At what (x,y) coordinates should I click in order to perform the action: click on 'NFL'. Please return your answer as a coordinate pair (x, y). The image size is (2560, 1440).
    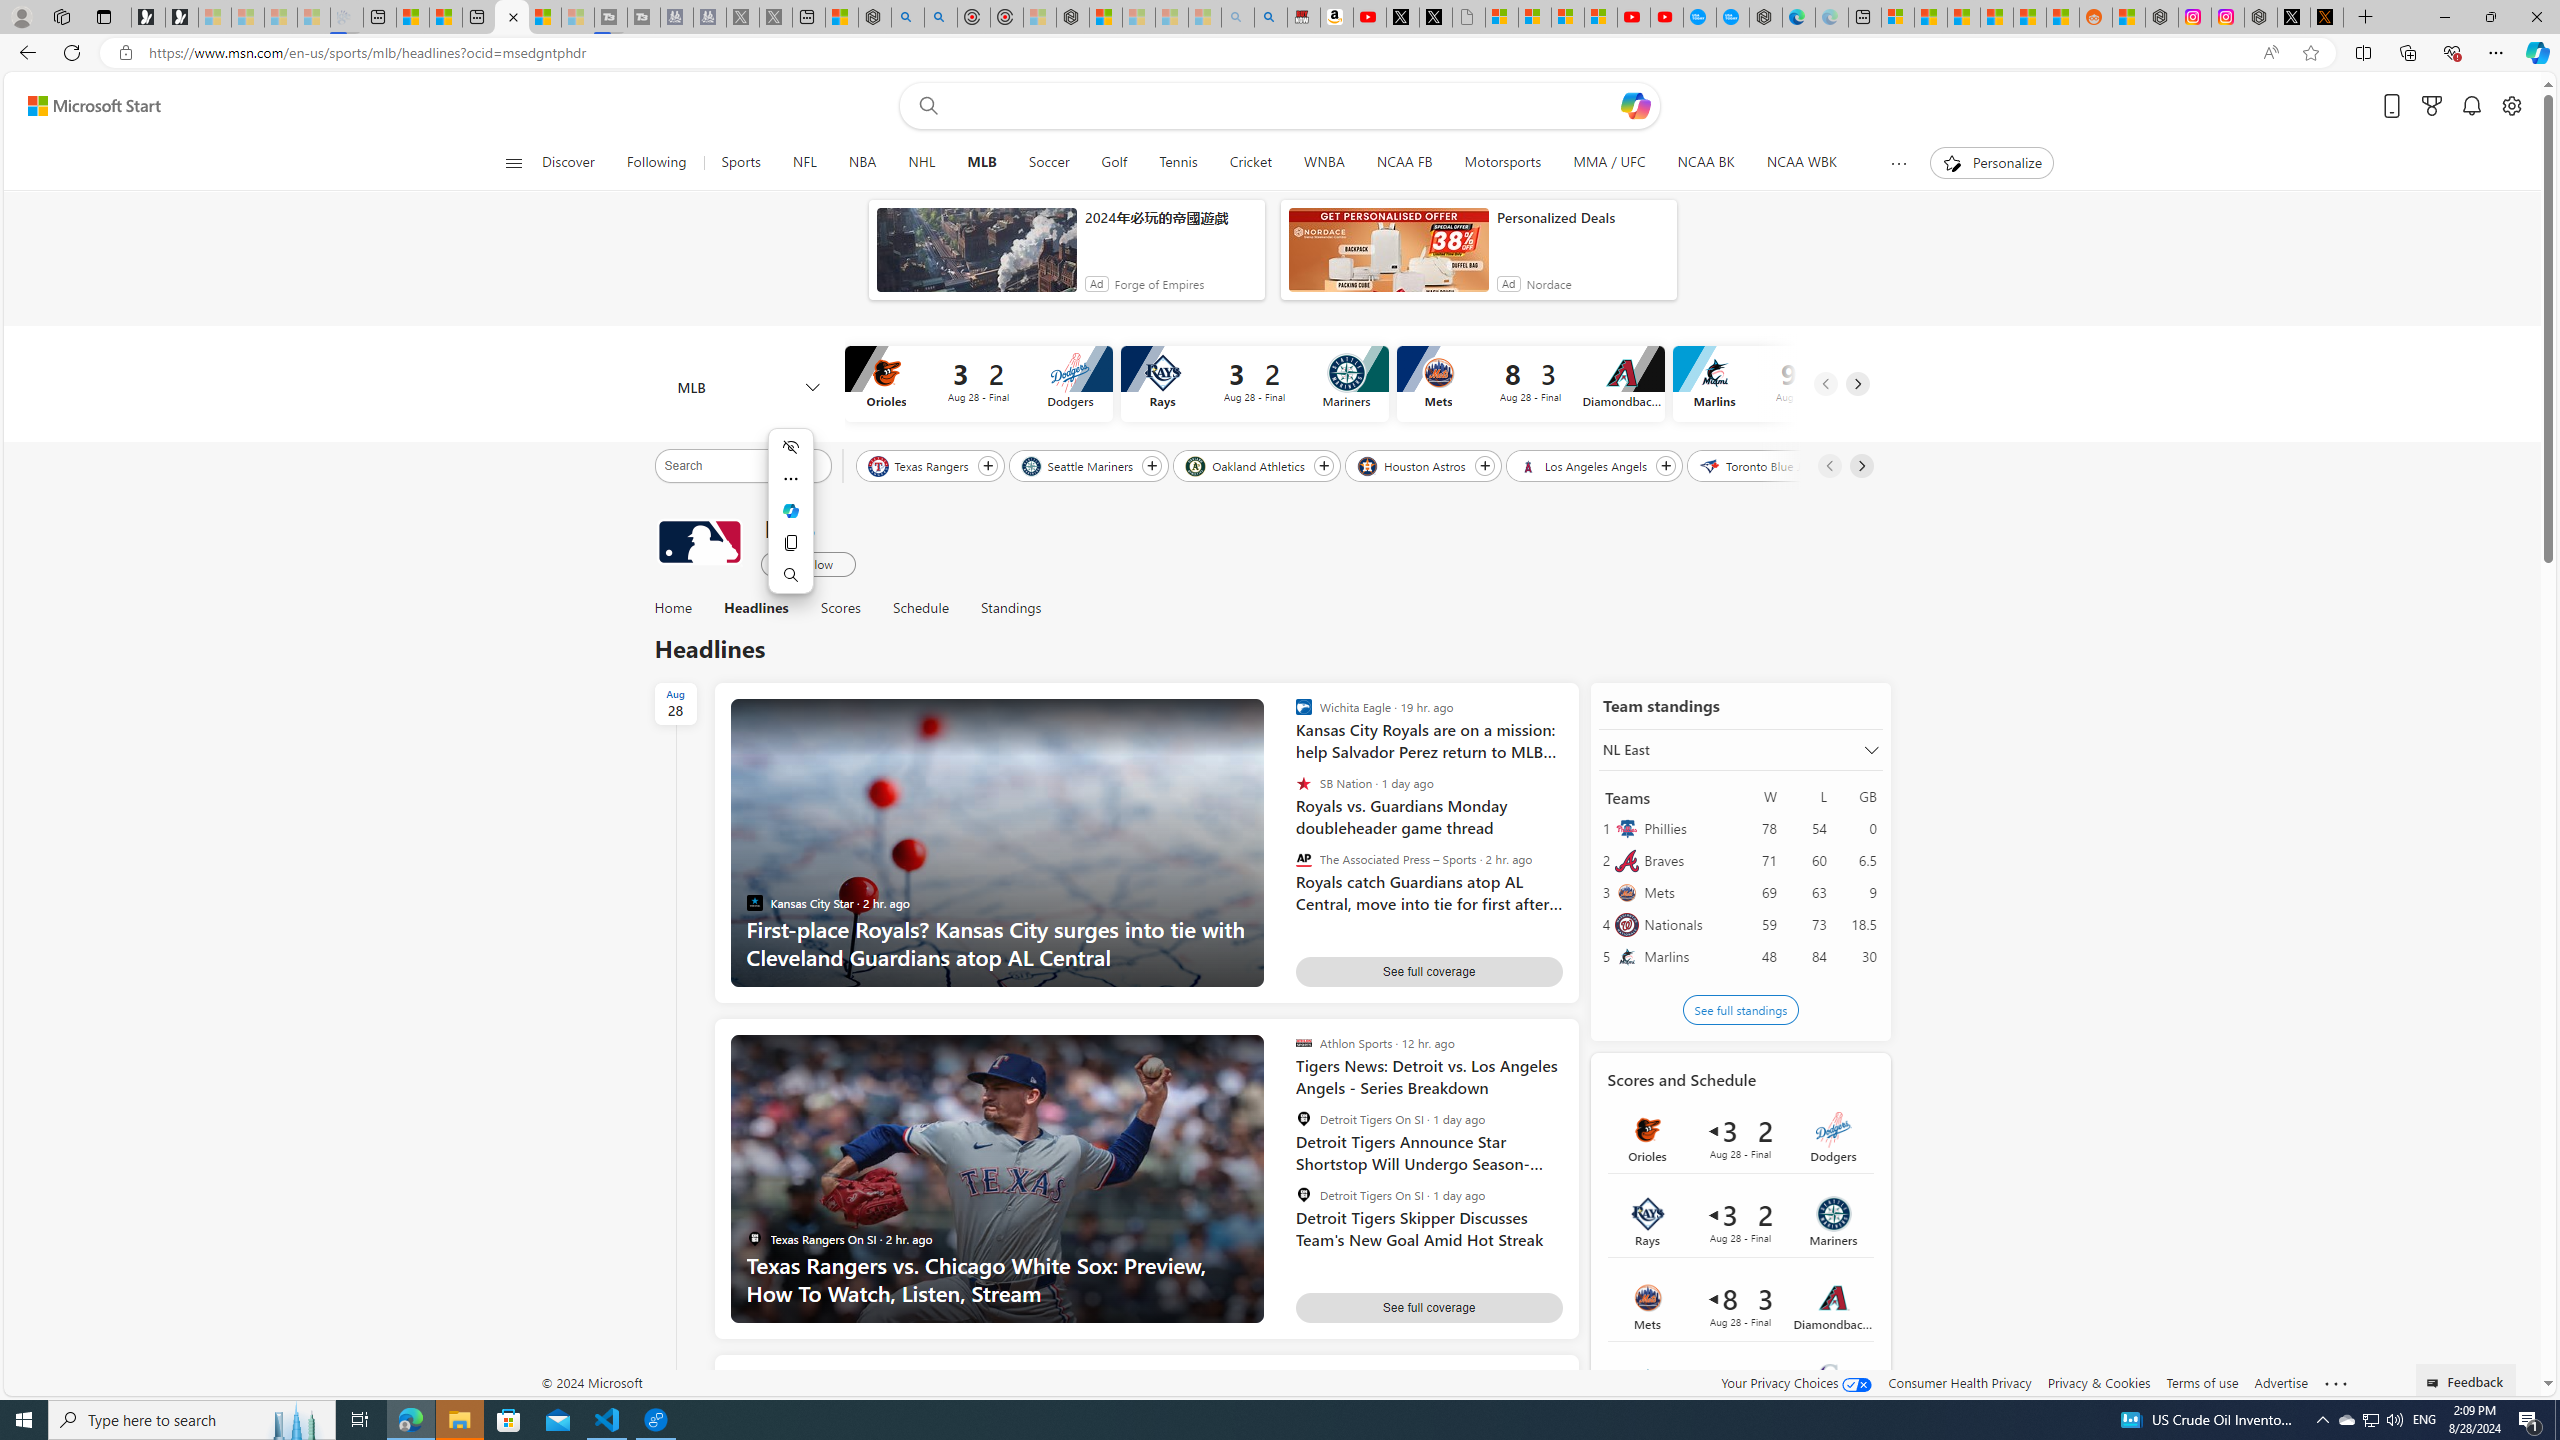
    Looking at the image, I should click on (803, 162).